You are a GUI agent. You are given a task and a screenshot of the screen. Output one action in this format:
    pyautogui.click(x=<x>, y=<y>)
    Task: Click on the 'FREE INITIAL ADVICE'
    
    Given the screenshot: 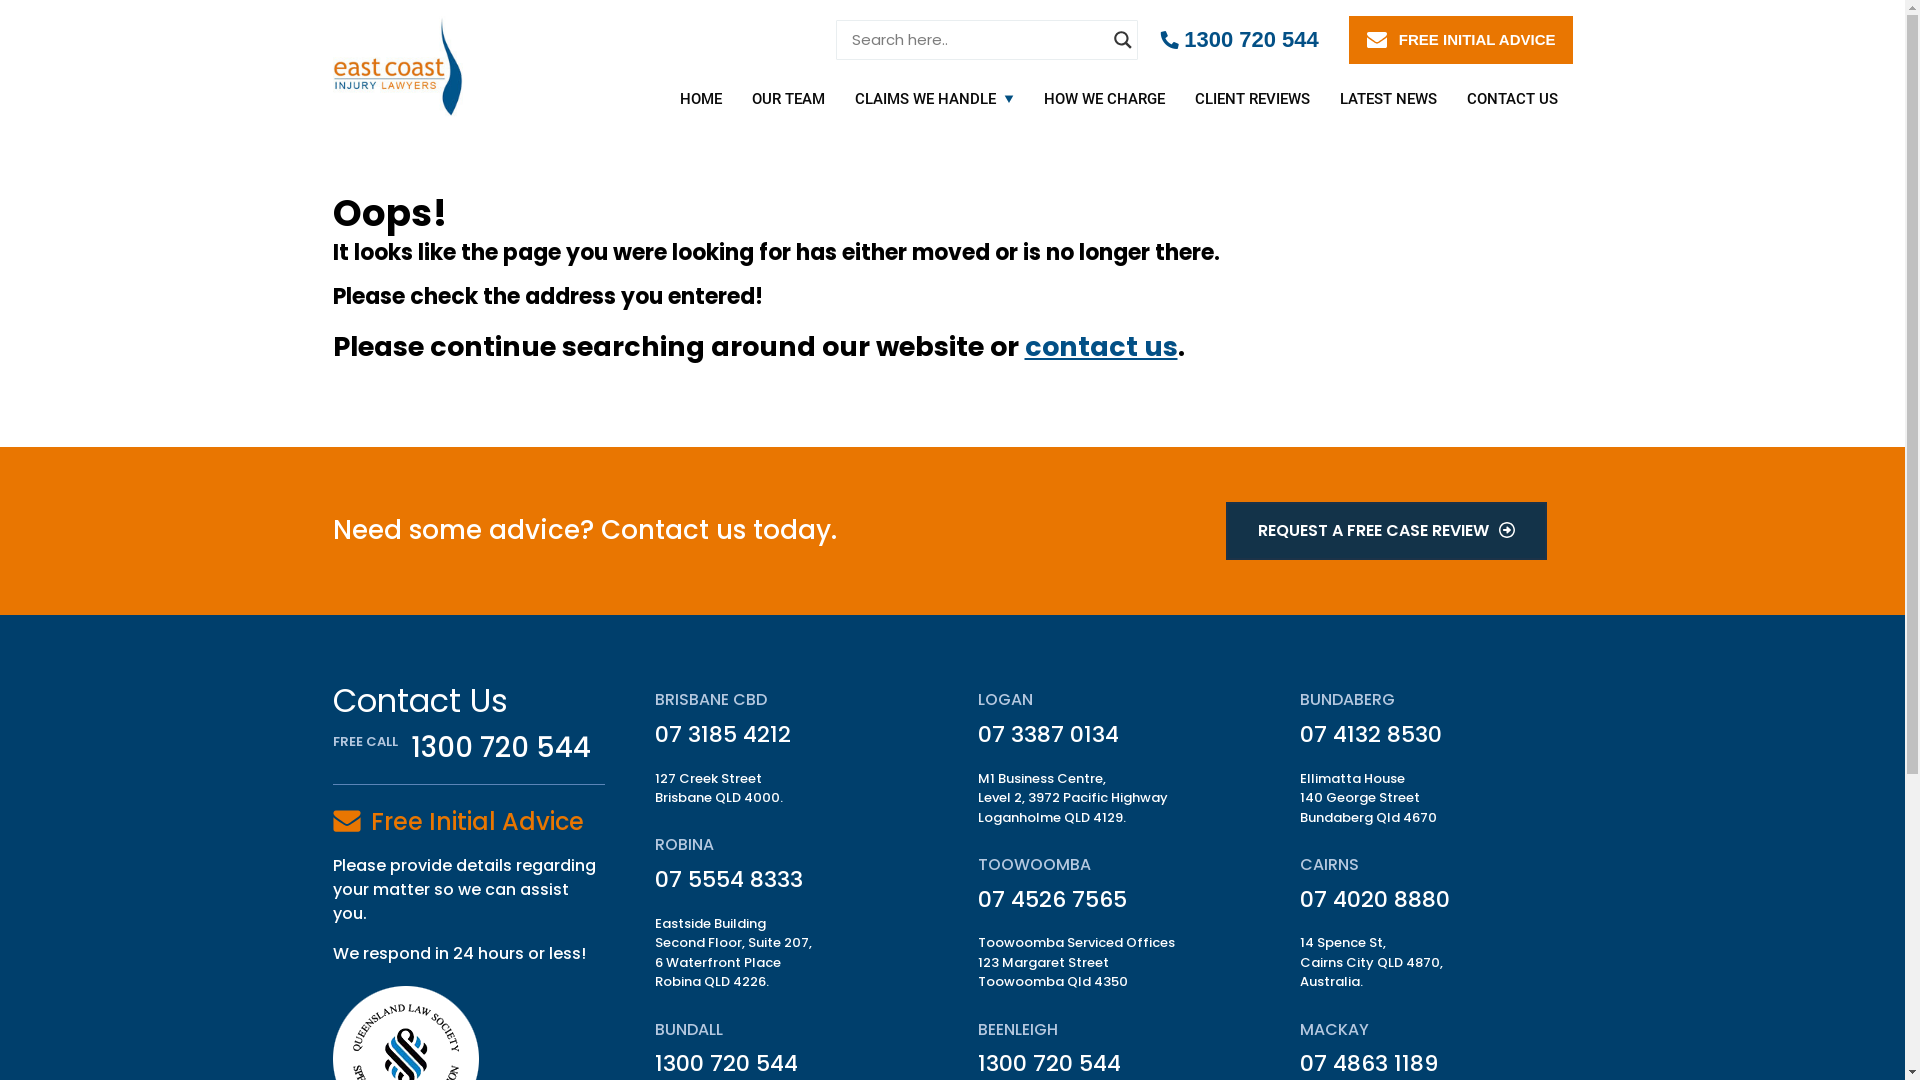 What is the action you would take?
    pyautogui.click(x=1460, y=39)
    